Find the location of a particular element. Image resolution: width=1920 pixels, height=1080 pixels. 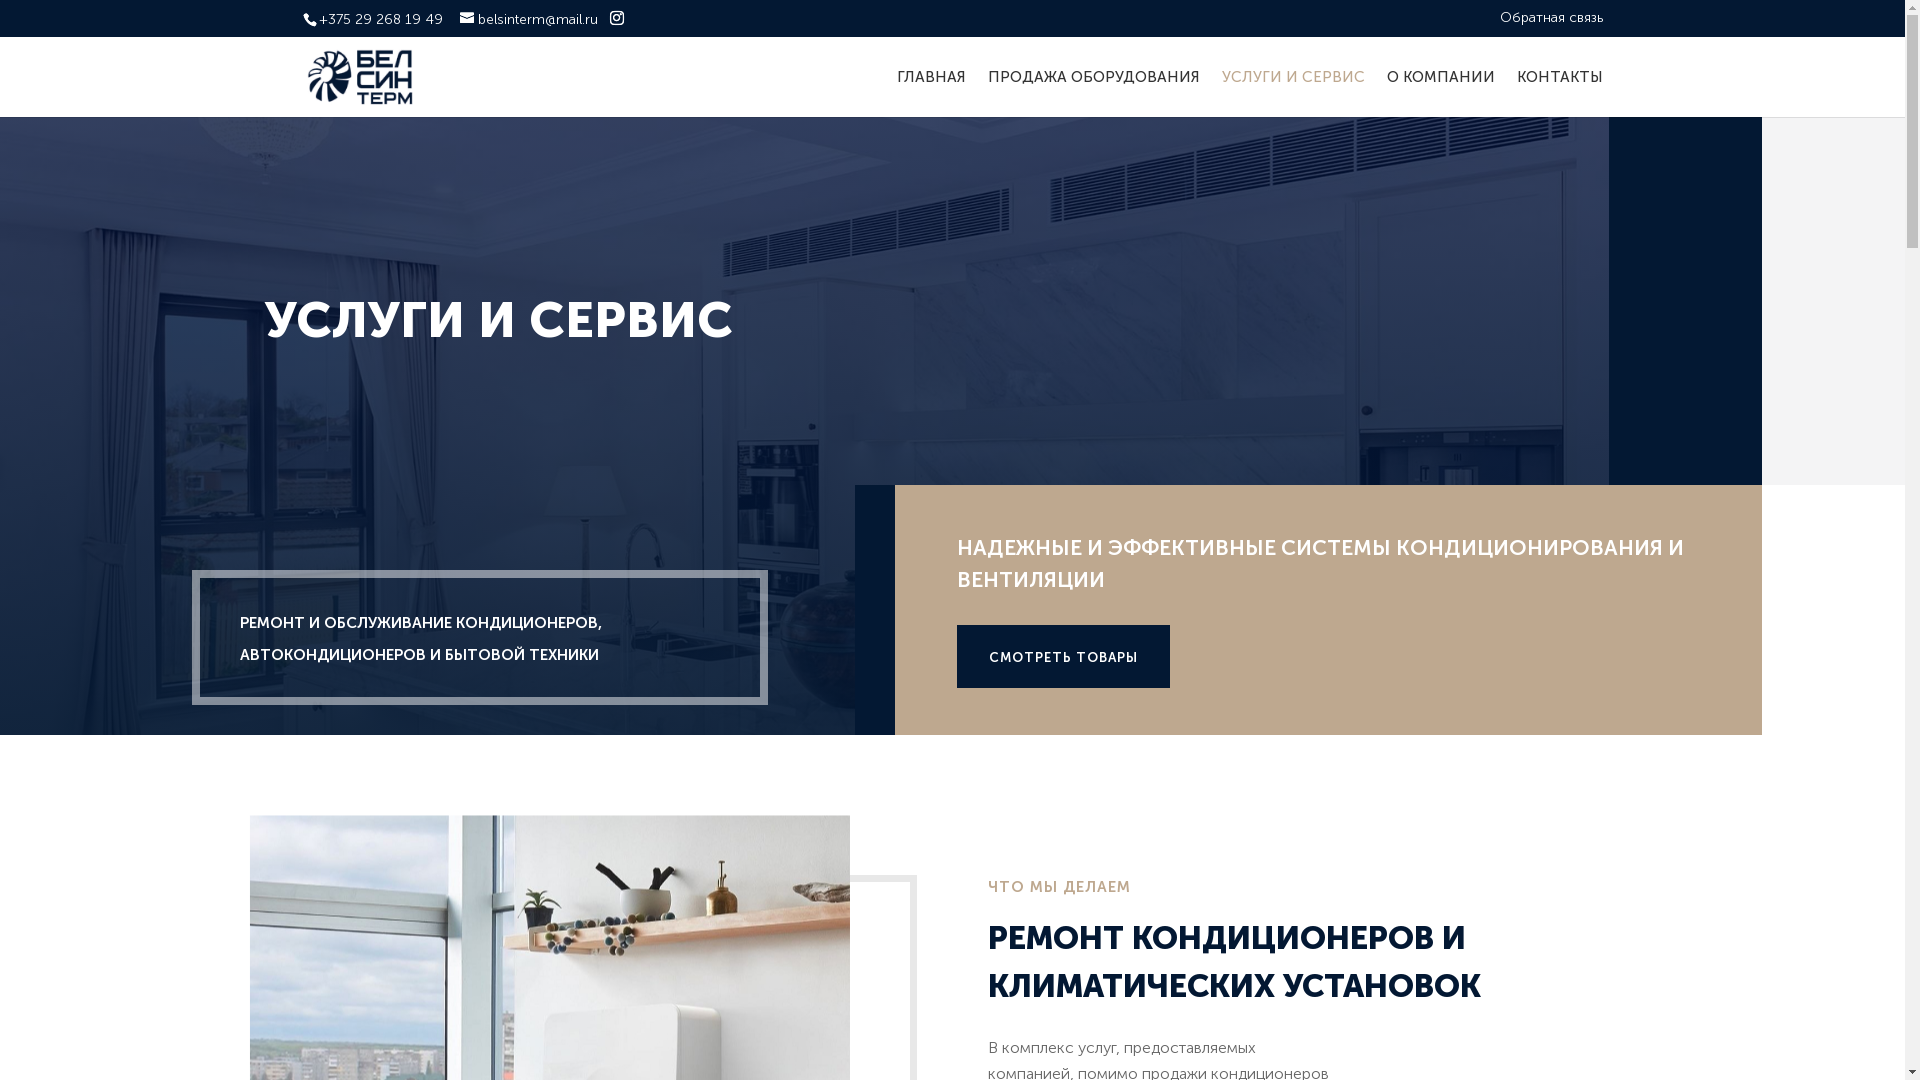

'belsinterm@mail.ru' is located at coordinates (528, 18).